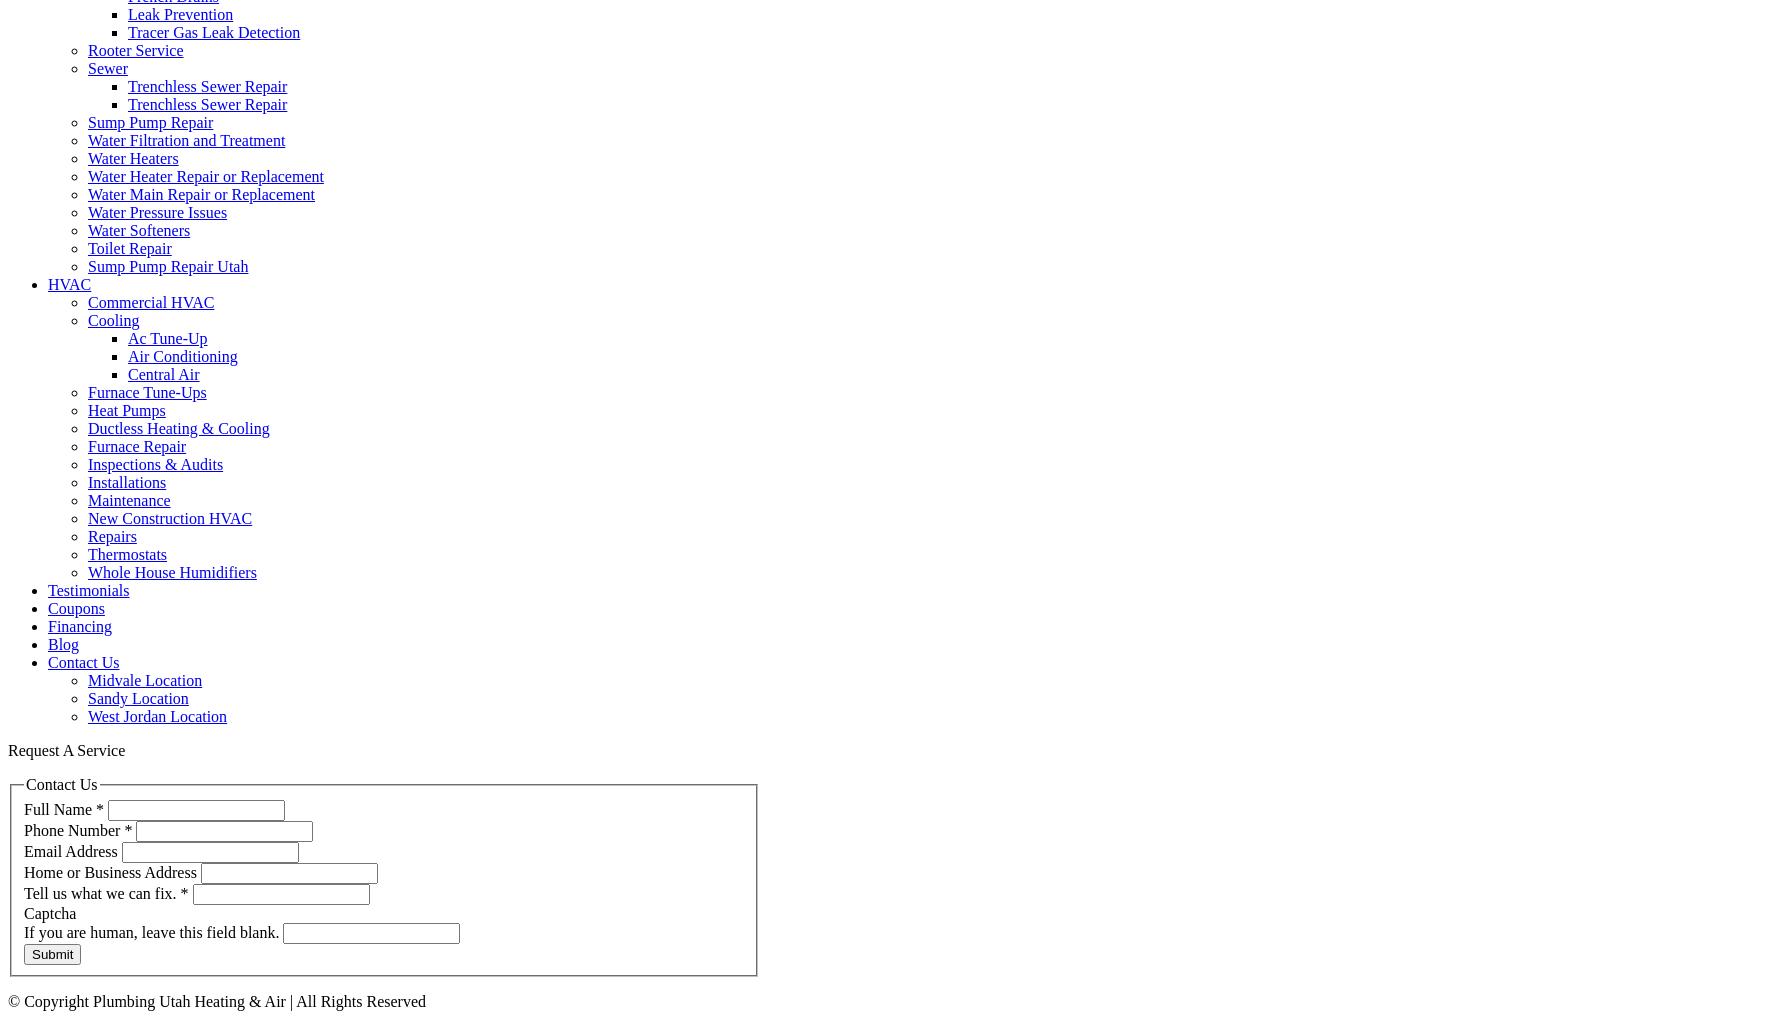  I want to click on 'Leak Prevention', so click(180, 14).